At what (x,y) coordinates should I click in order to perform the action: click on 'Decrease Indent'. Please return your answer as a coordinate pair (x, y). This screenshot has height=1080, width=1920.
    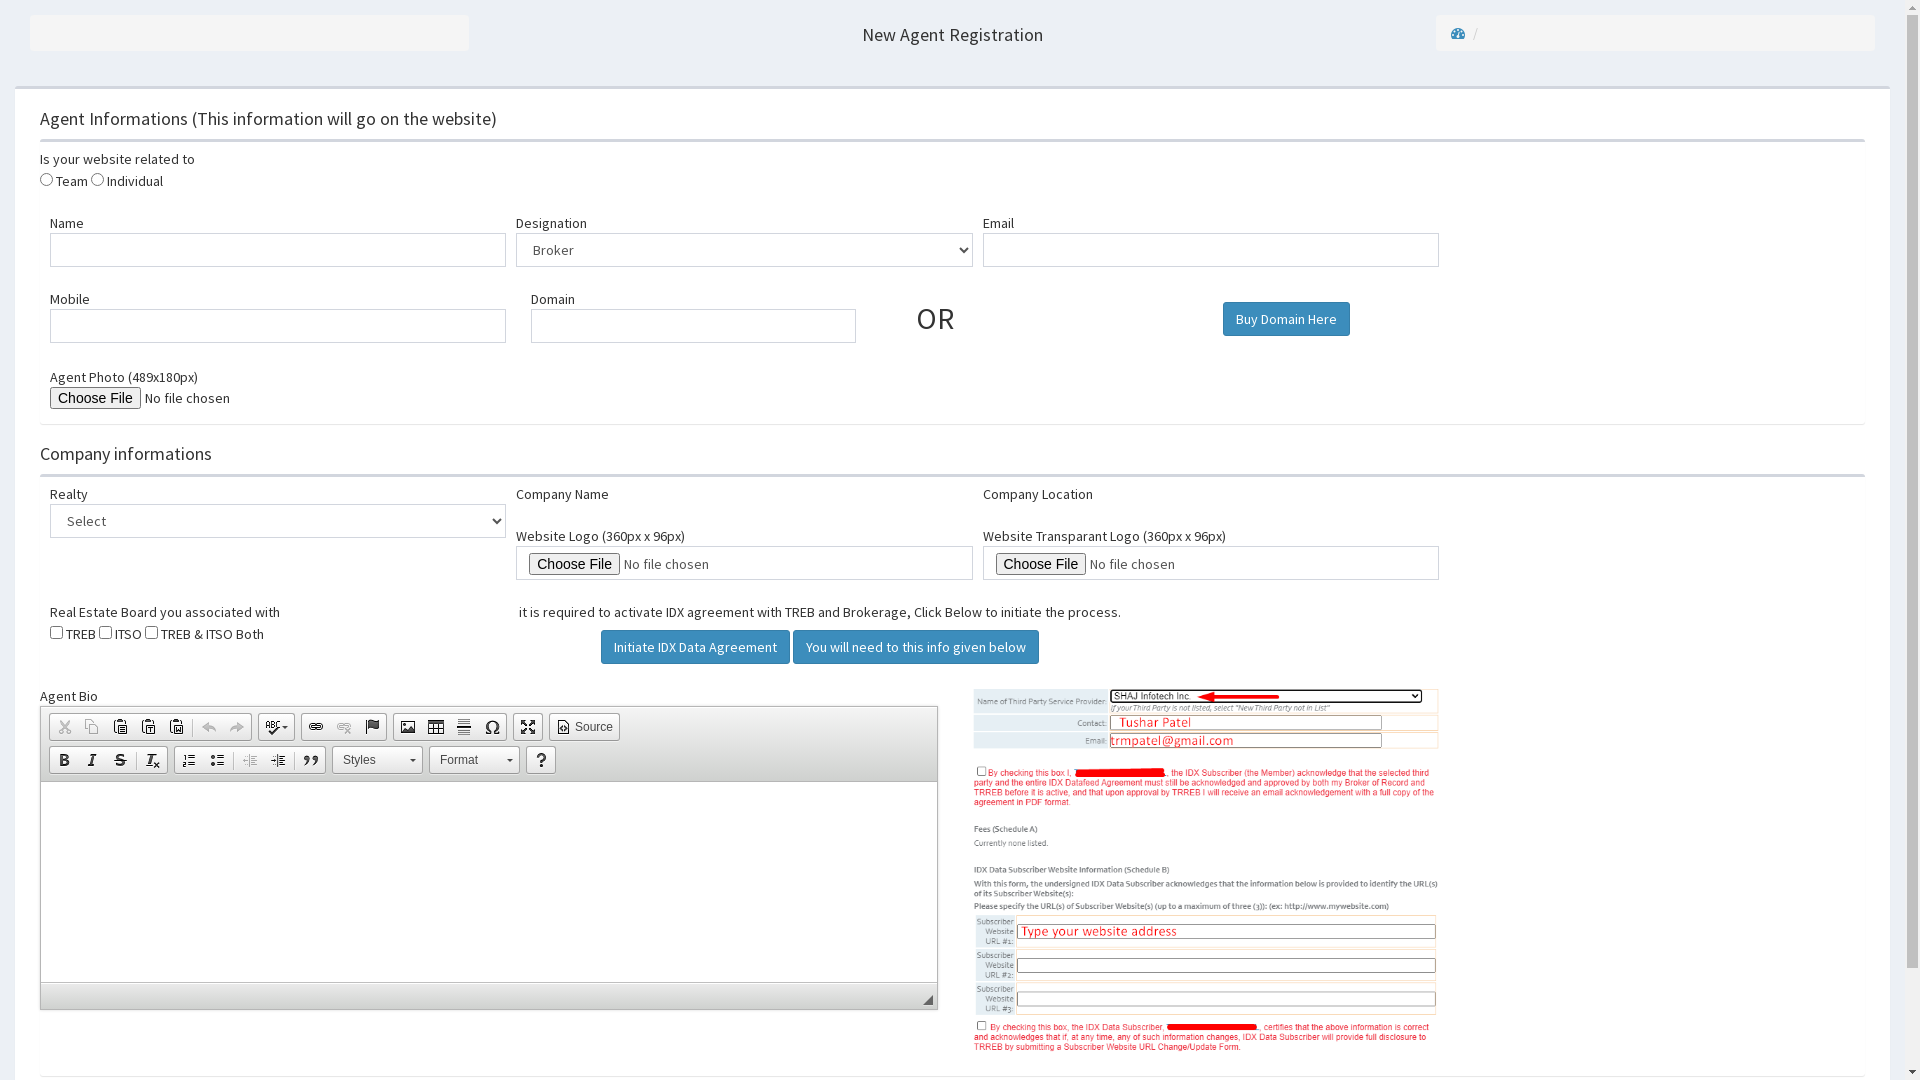
    Looking at the image, I should click on (248, 759).